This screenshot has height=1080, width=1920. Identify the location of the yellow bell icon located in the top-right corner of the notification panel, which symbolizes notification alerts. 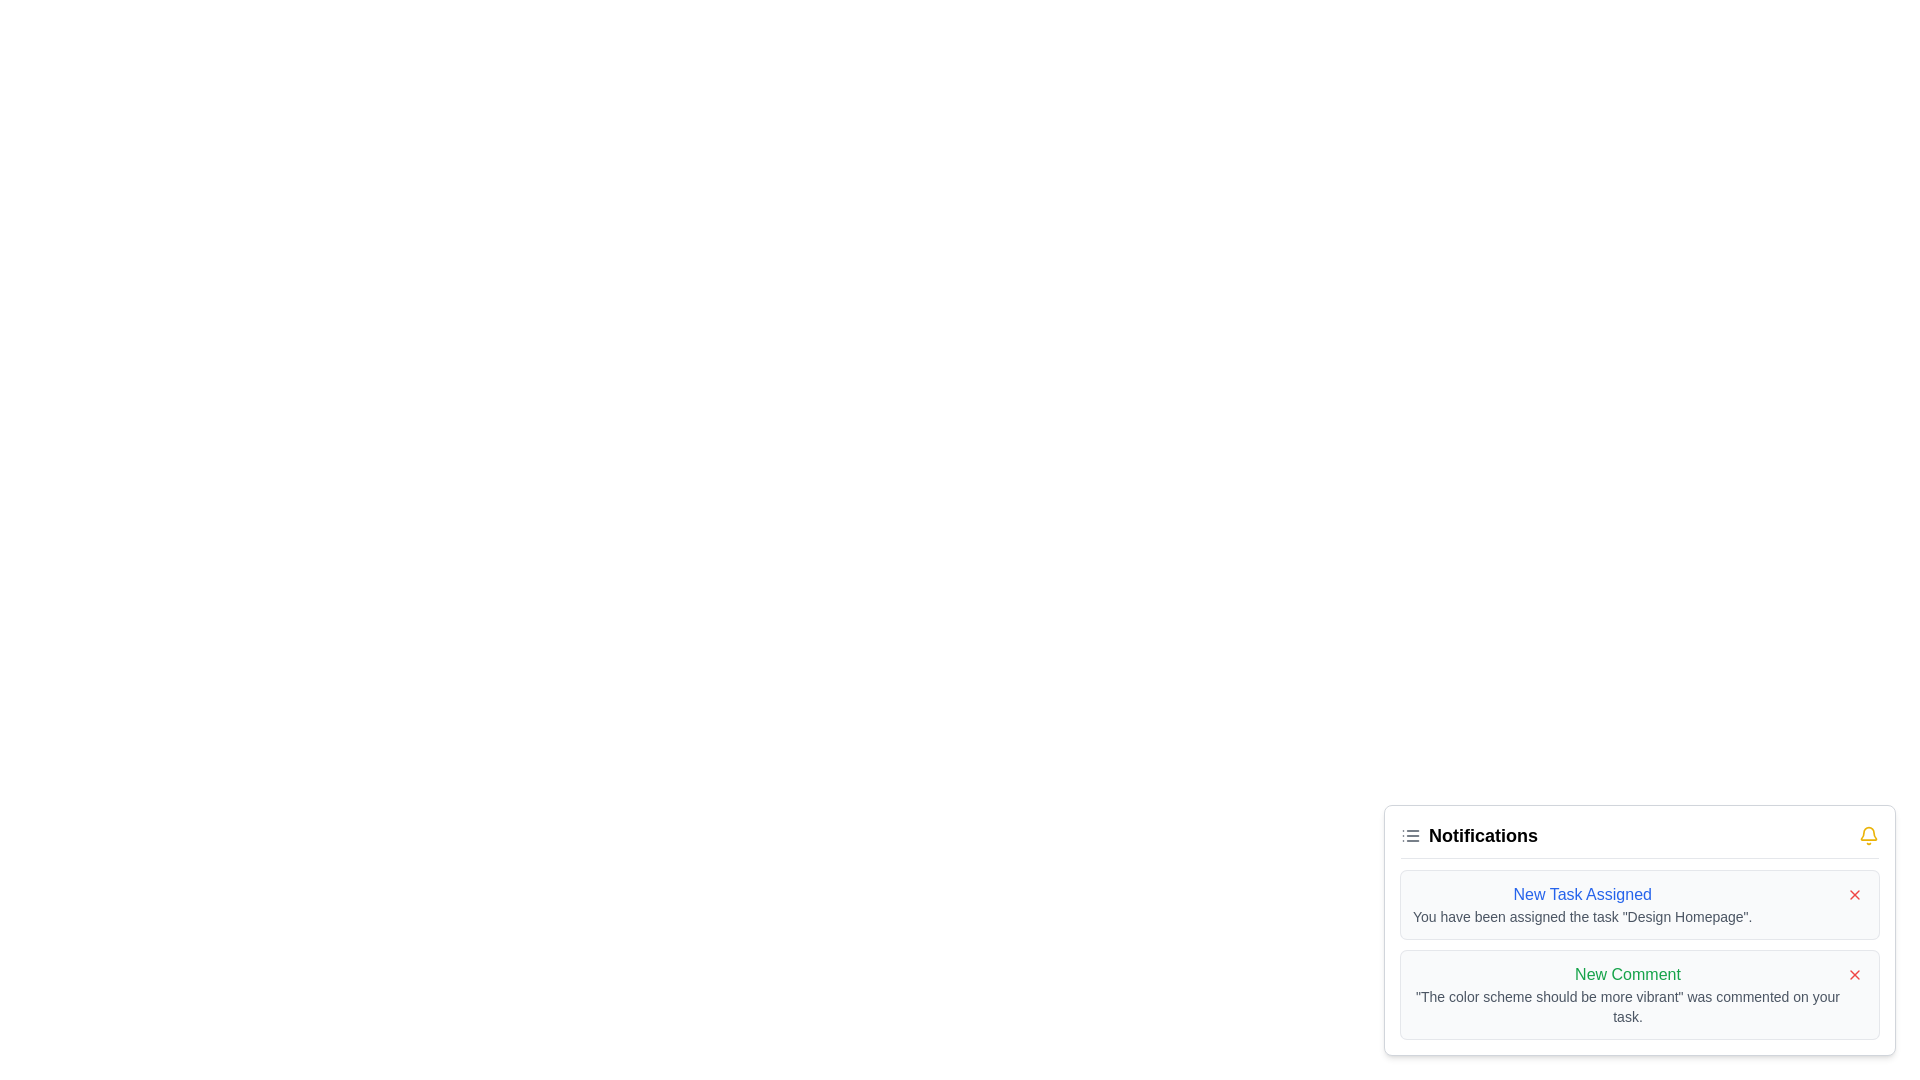
(1867, 833).